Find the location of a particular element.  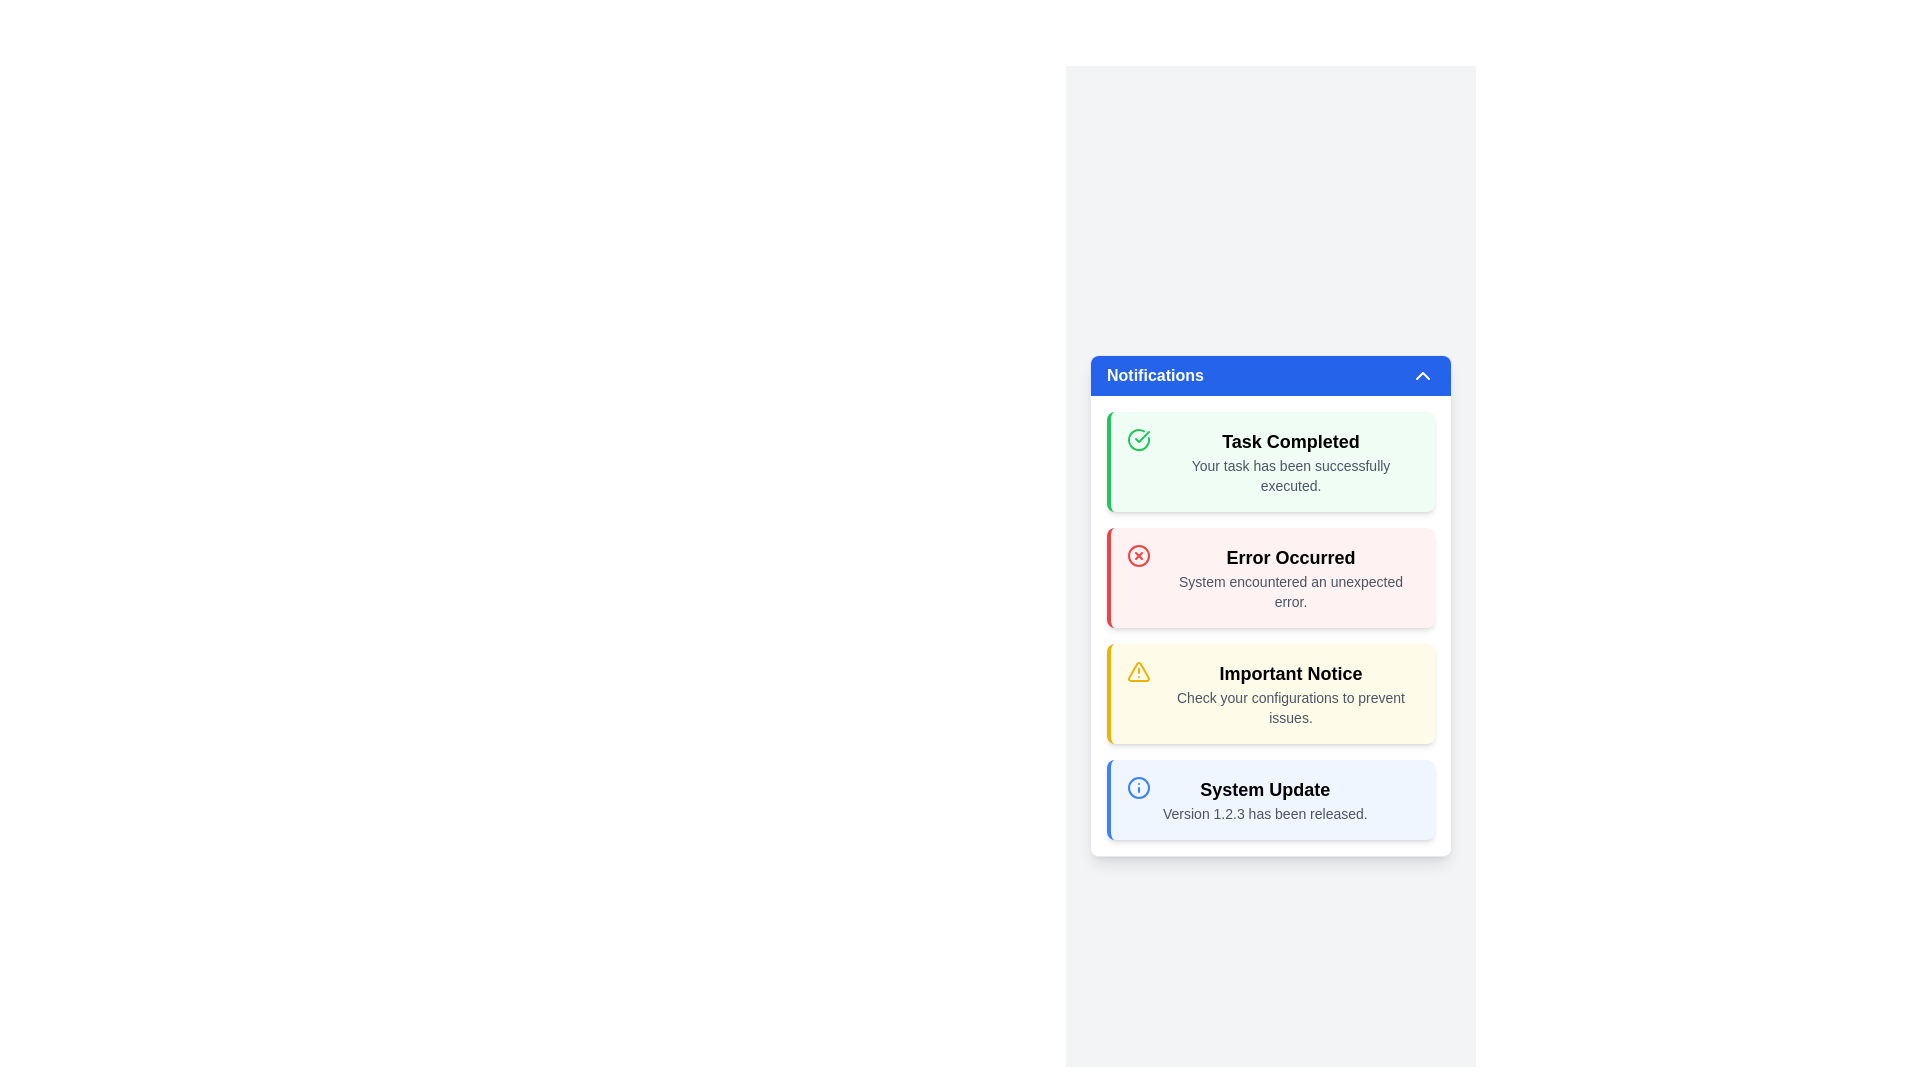

the third notification card in the vertical stack of notifications, which contains important system configuration notices, located between the 'Error Occurred' and 'System Update' cards is located at coordinates (1270, 693).